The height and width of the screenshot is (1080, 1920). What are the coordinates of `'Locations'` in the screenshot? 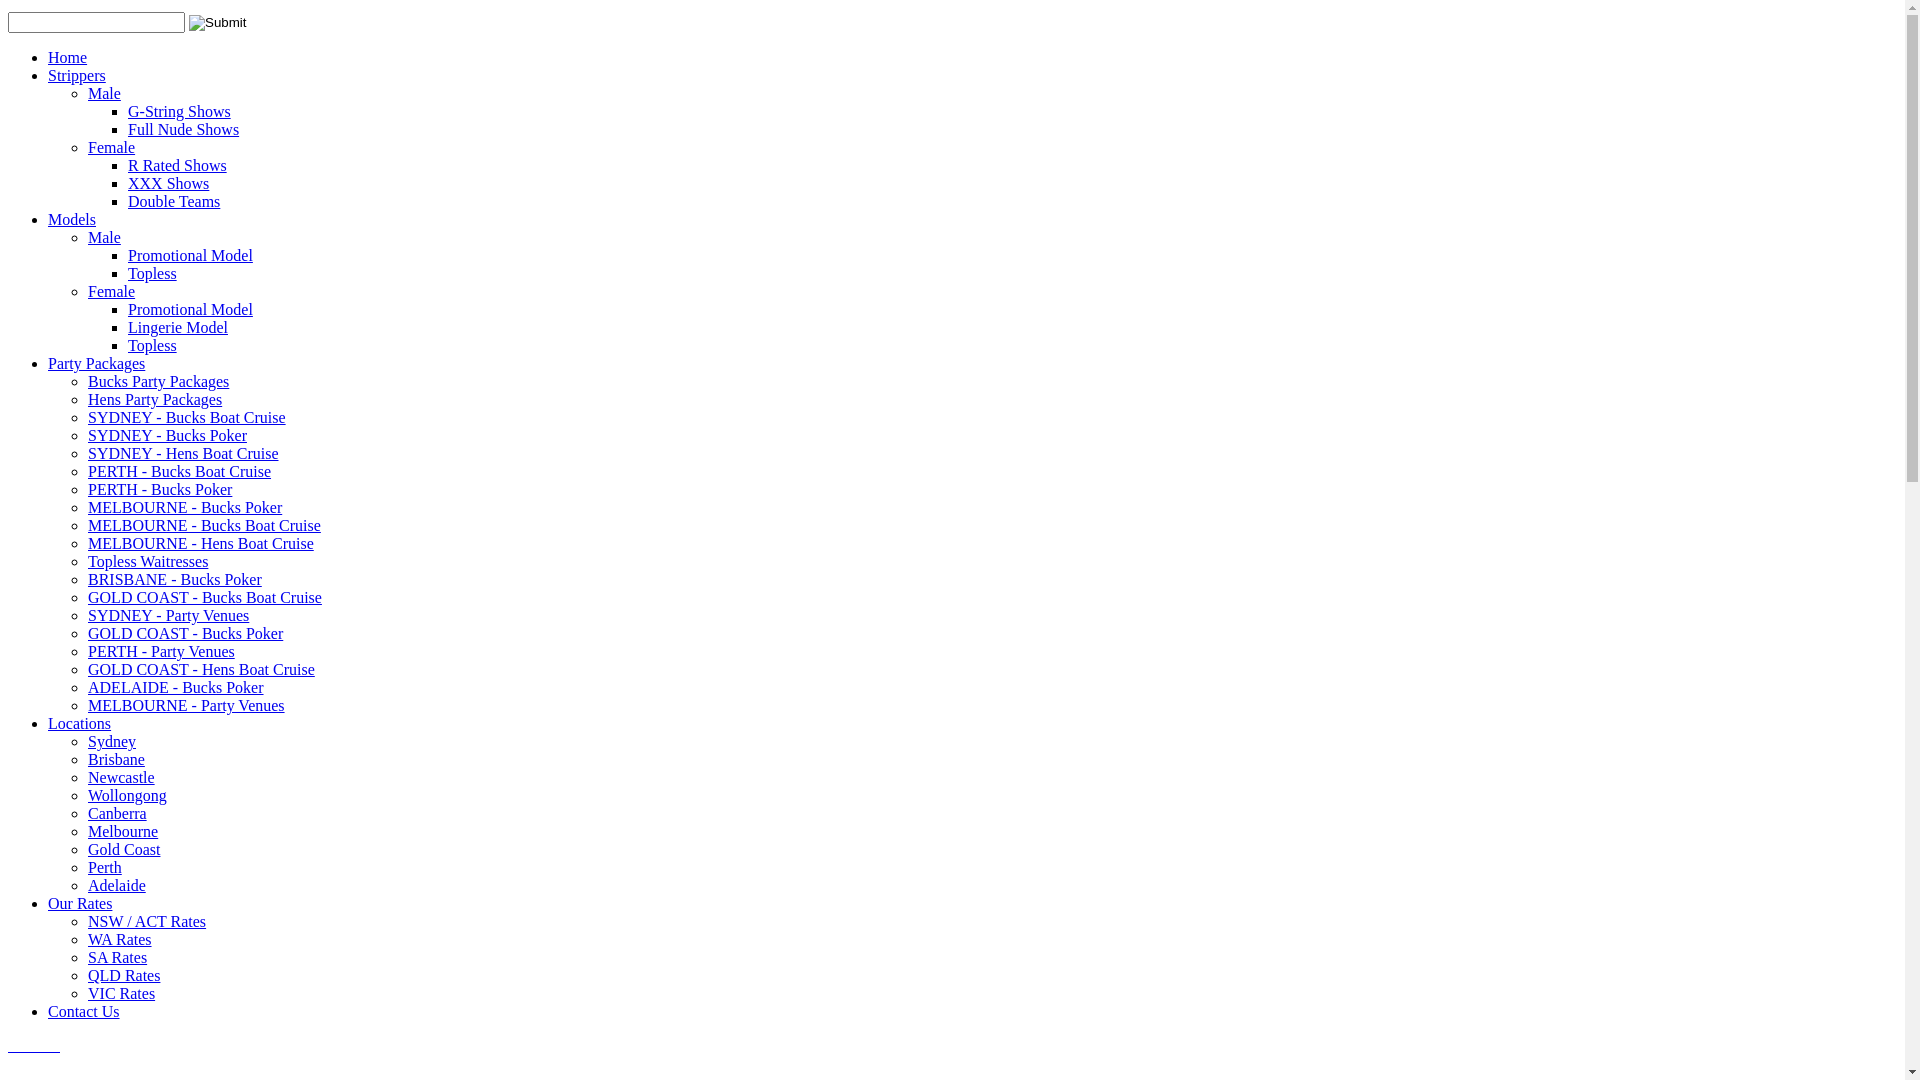 It's located at (48, 723).